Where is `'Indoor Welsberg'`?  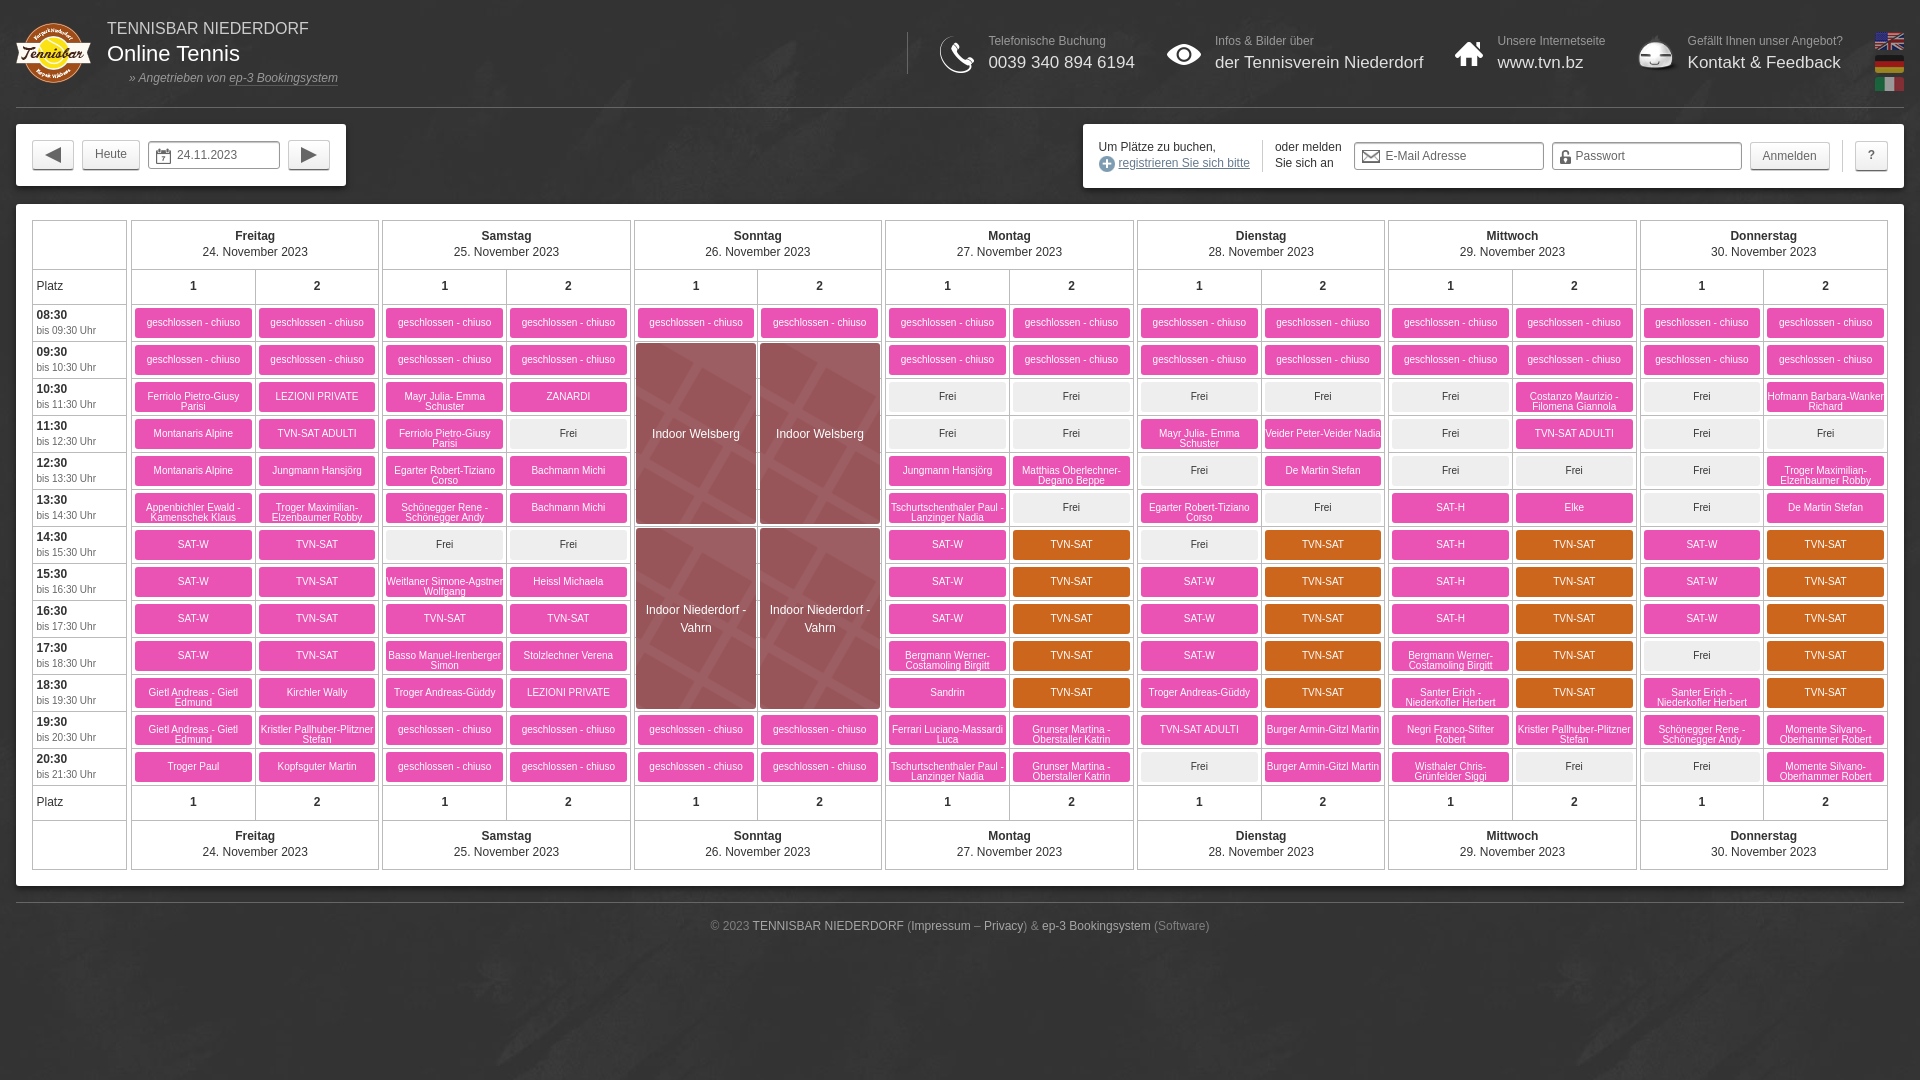
'Indoor Welsberg' is located at coordinates (696, 432).